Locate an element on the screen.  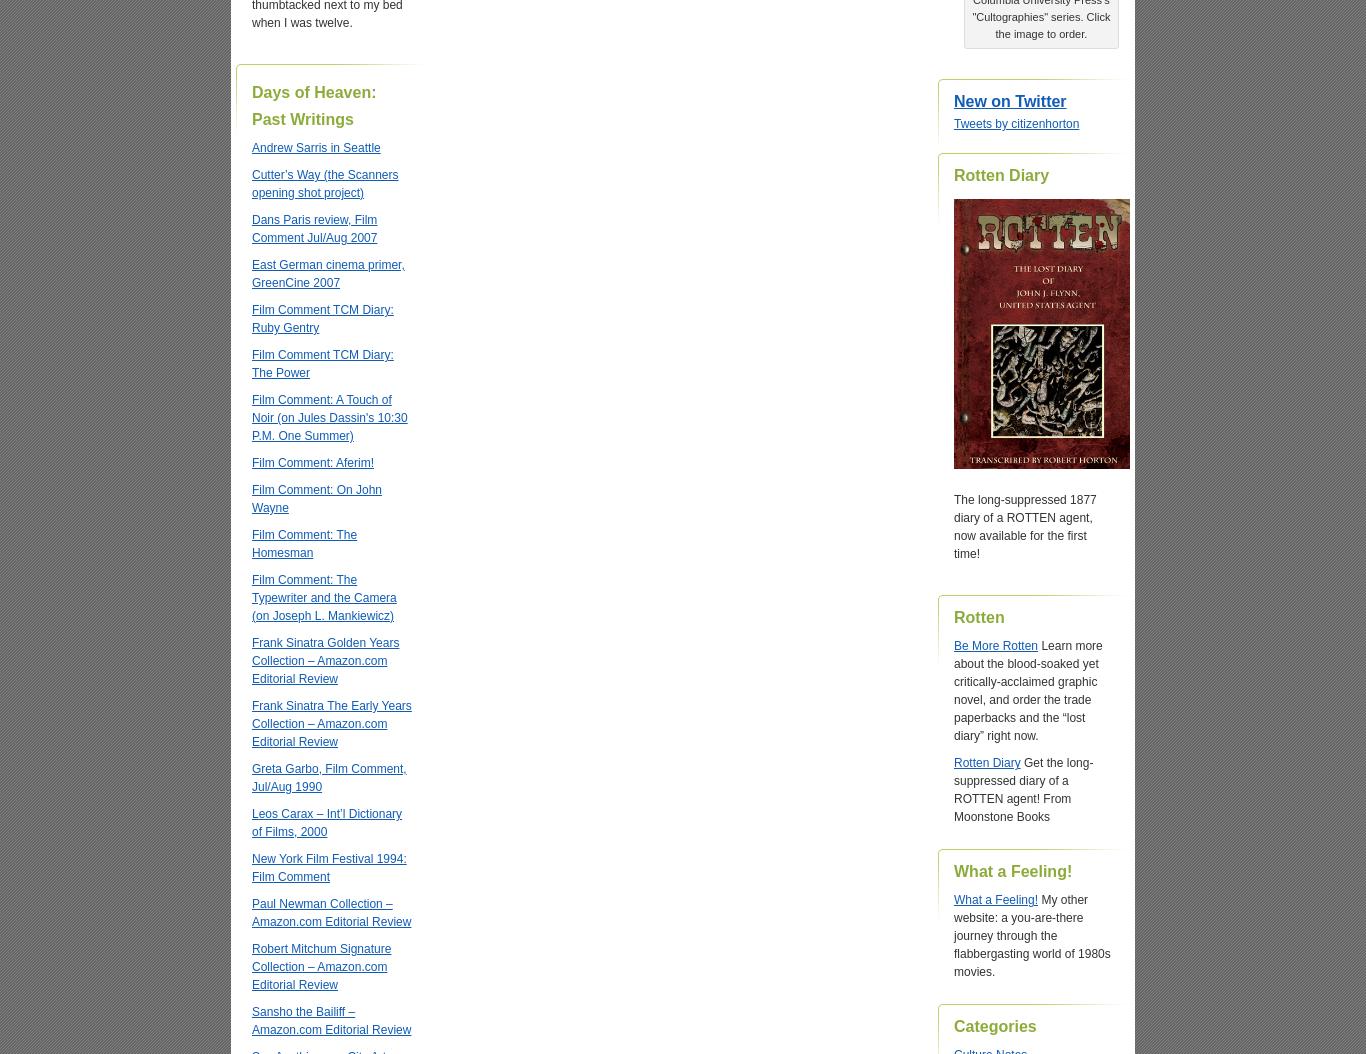
'Film Comment TCM Diary: The Power' is located at coordinates (322, 364).